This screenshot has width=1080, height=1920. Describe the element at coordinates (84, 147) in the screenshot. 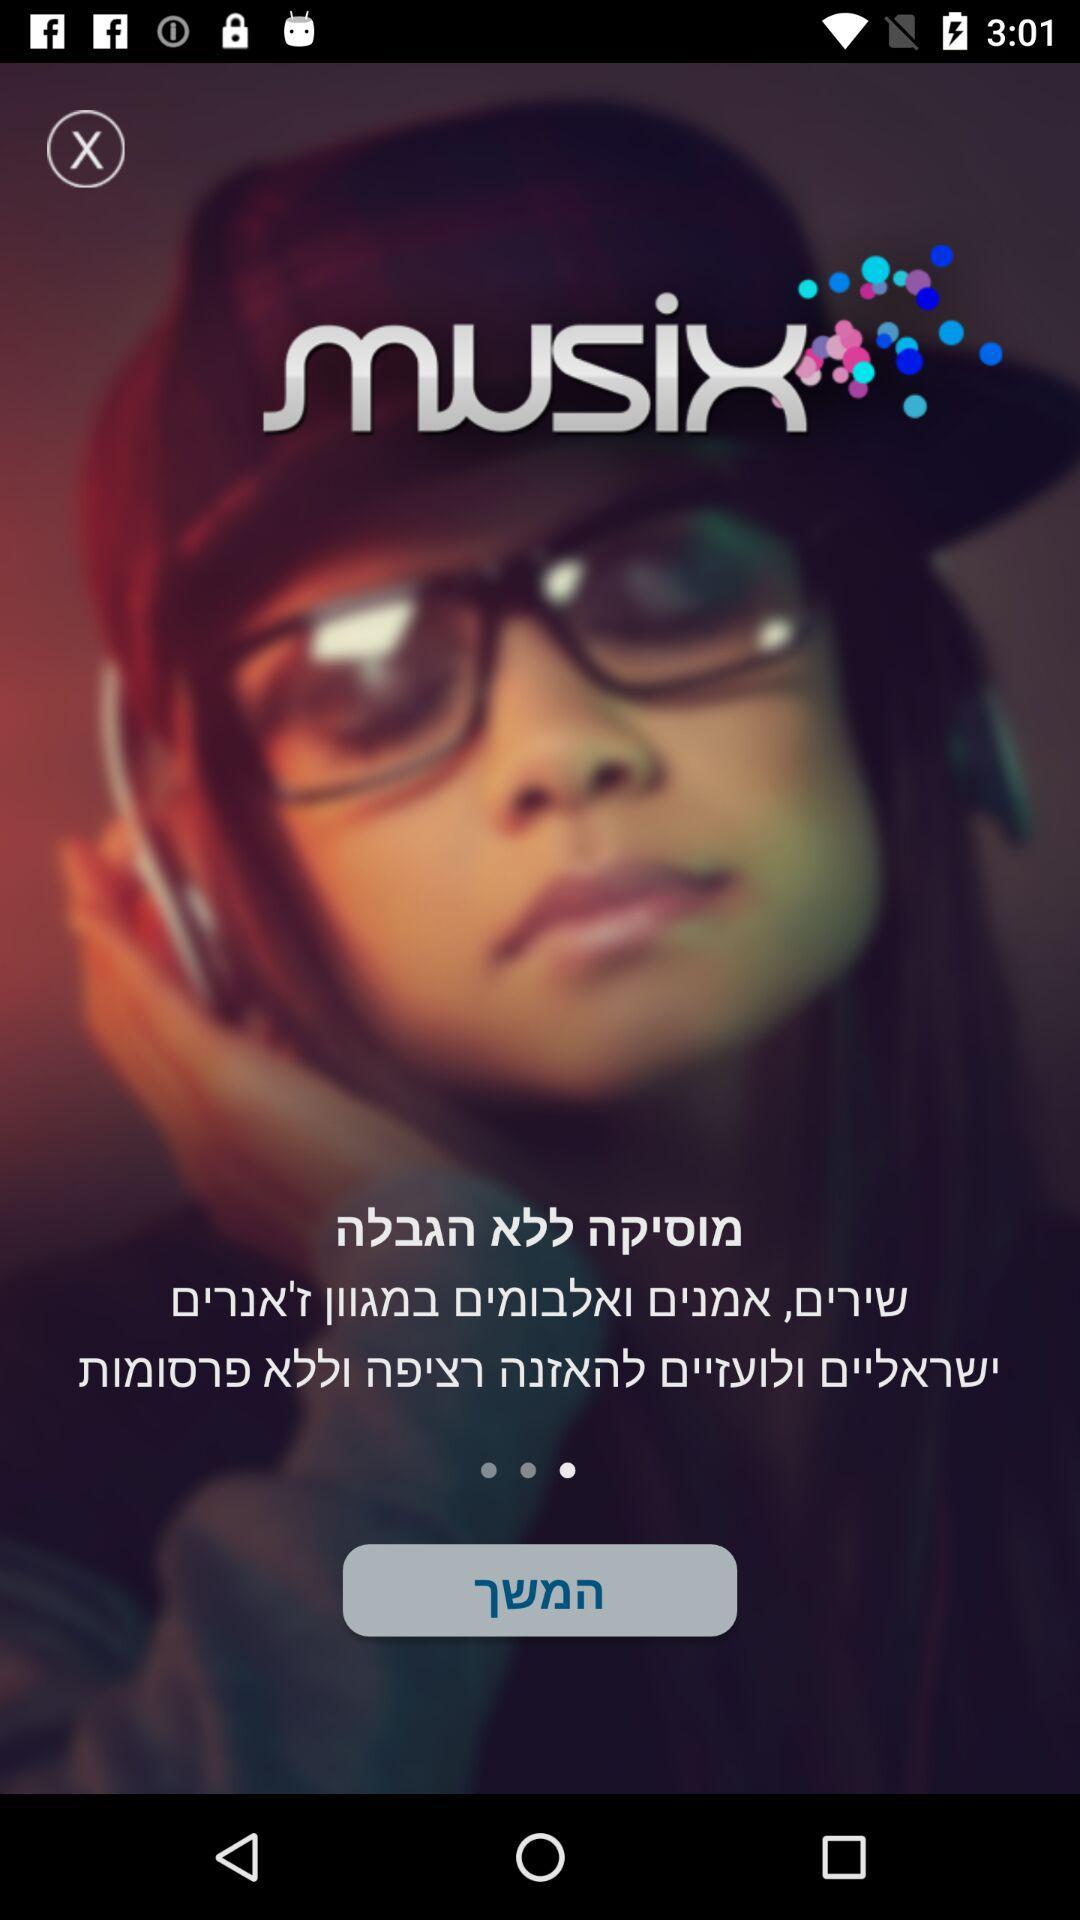

I see `the close icon` at that location.